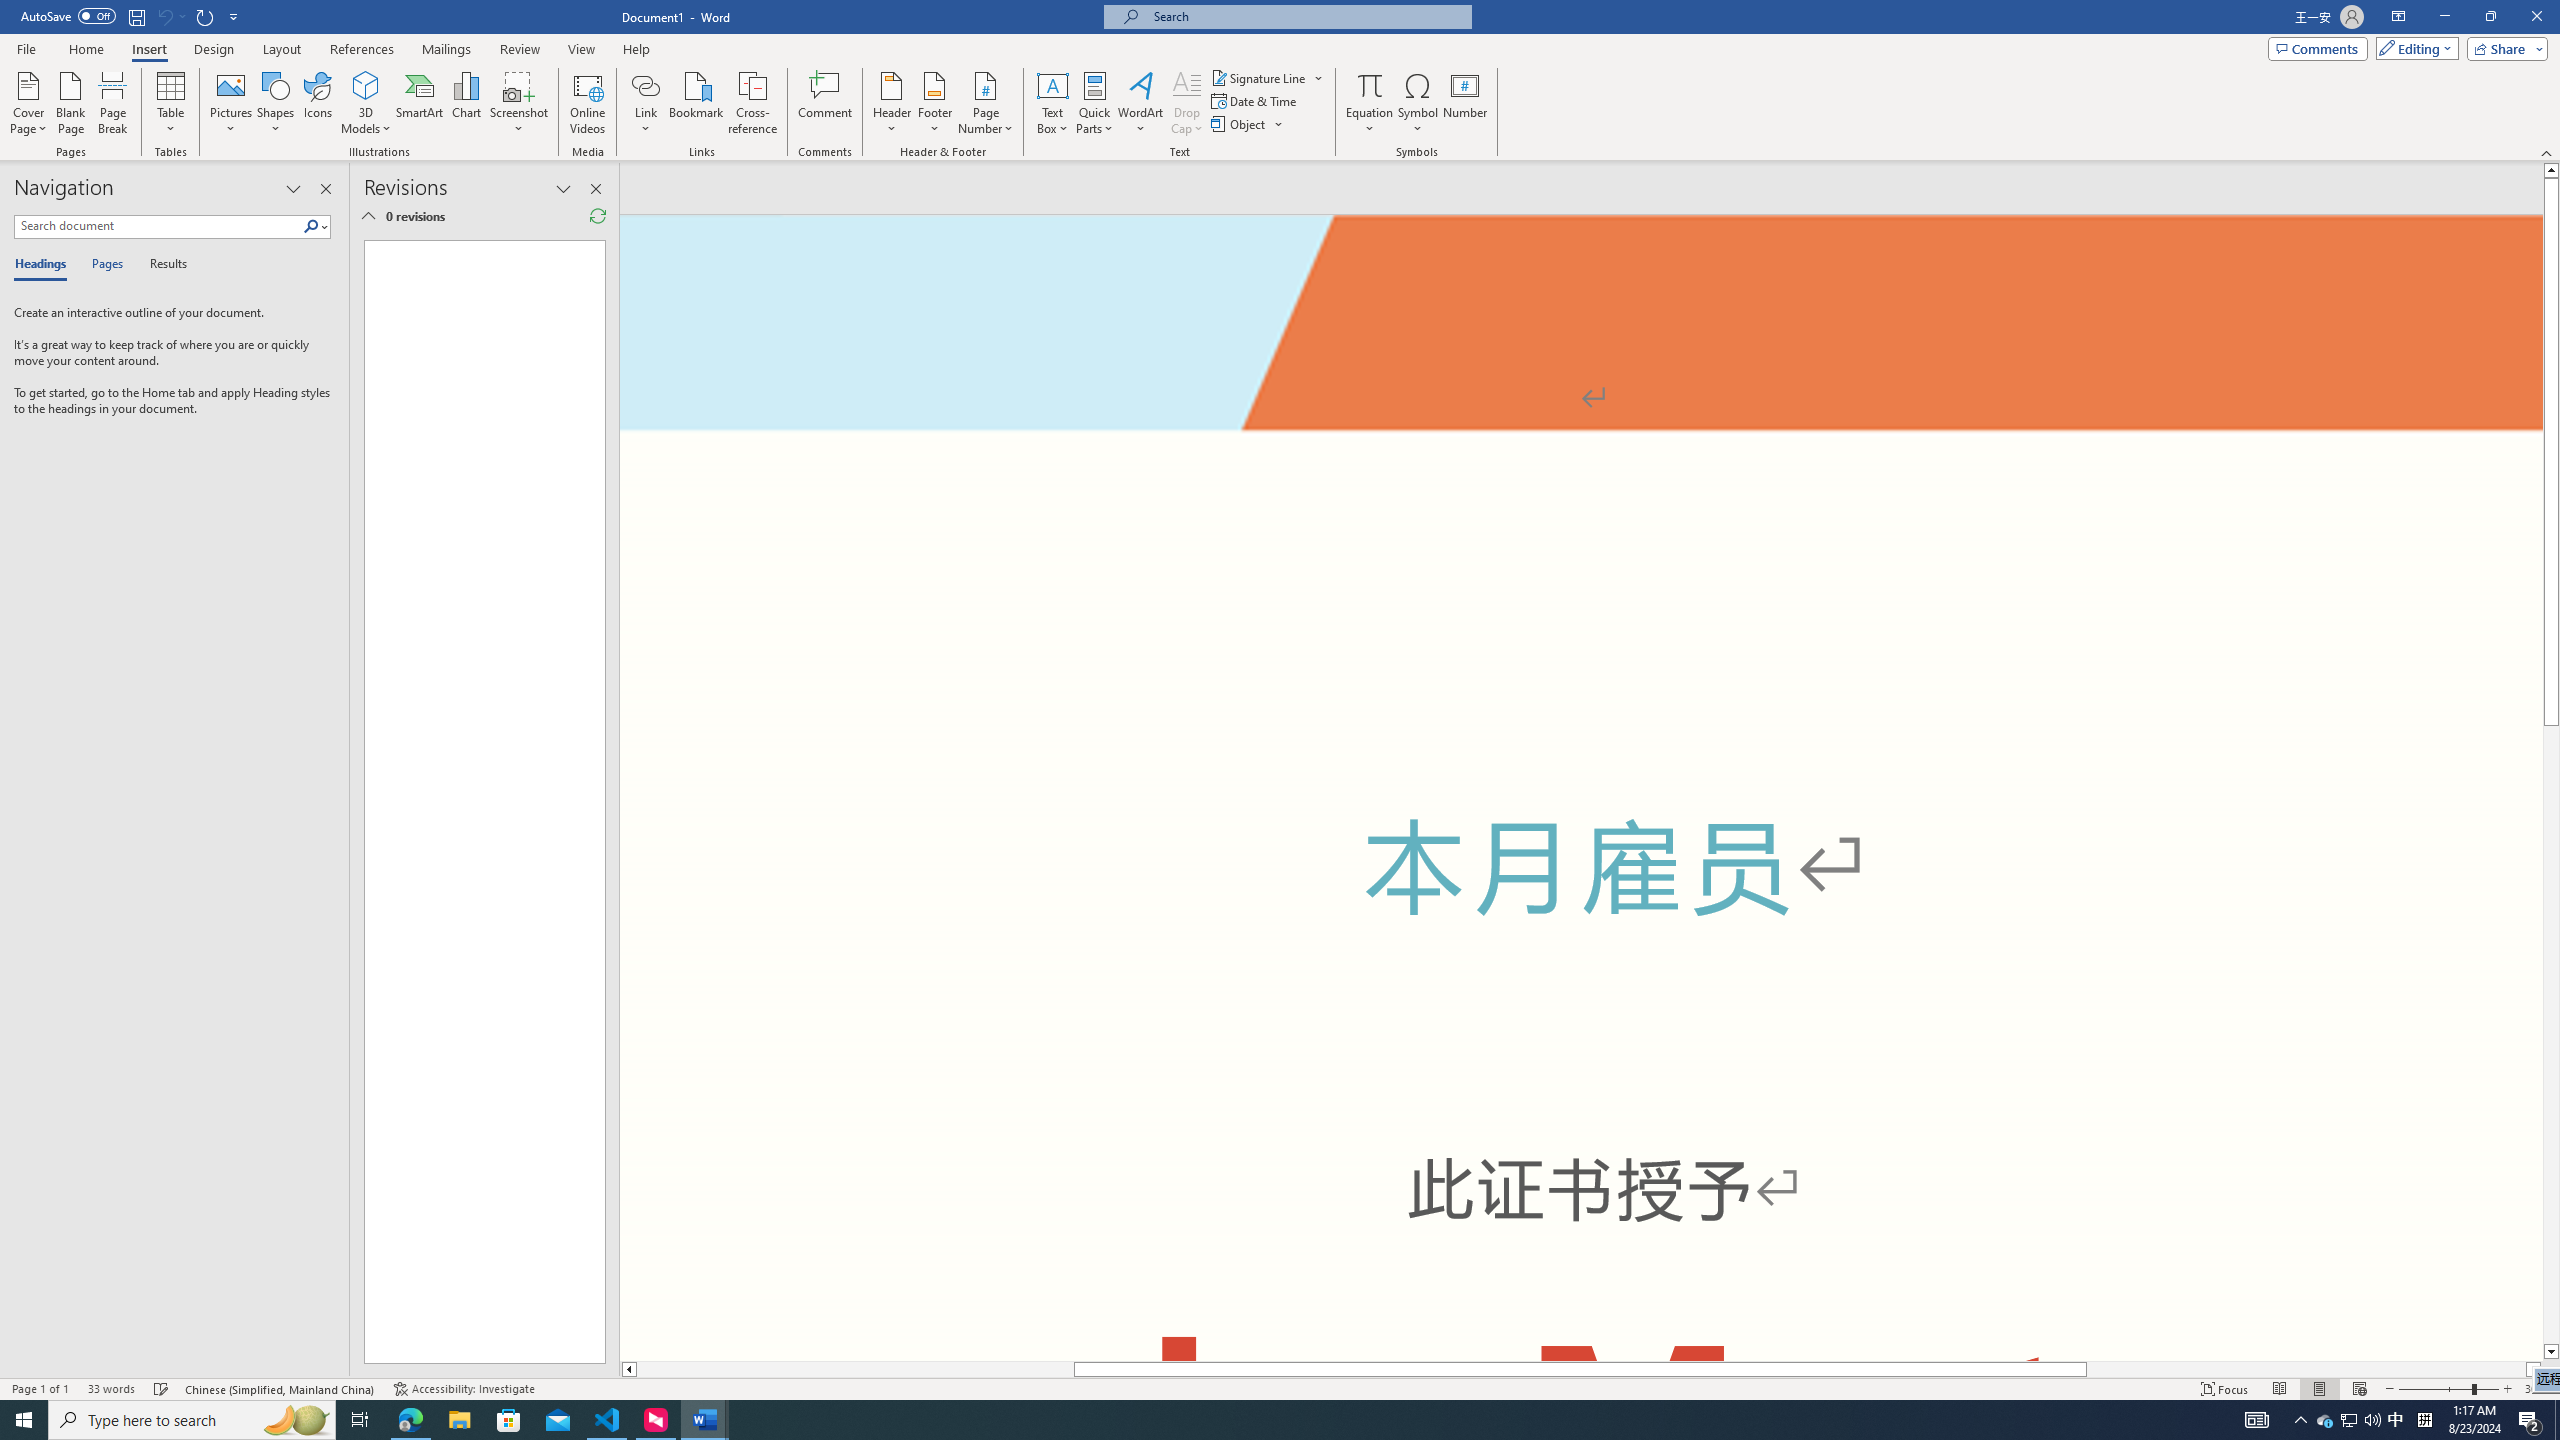 This screenshot has height=1440, width=2560. Describe the element at coordinates (2533, 1368) in the screenshot. I see `'Column right'` at that location.